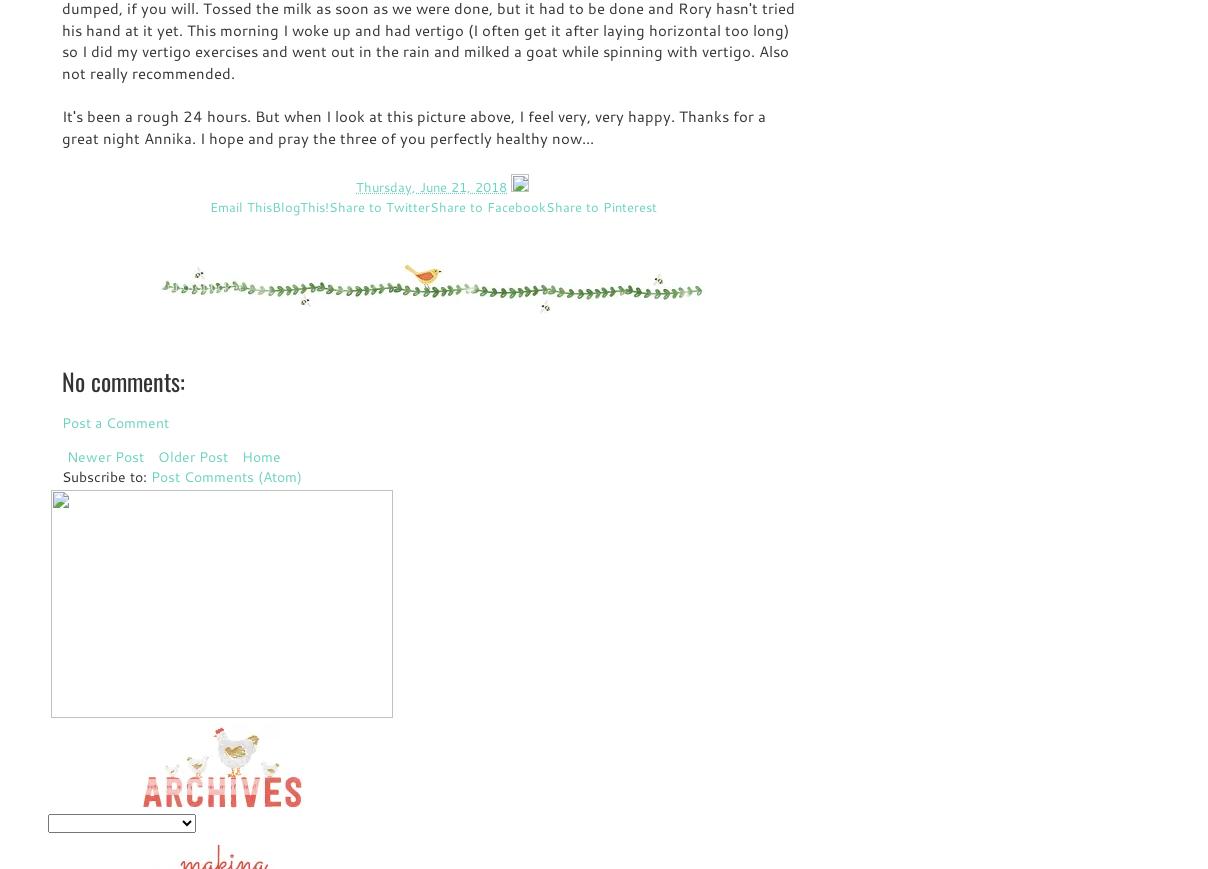 The width and height of the screenshot is (1208, 869). Describe the element at coordinates (299, 205) in the screenshot. I see `'BlogThis!'` at that location.